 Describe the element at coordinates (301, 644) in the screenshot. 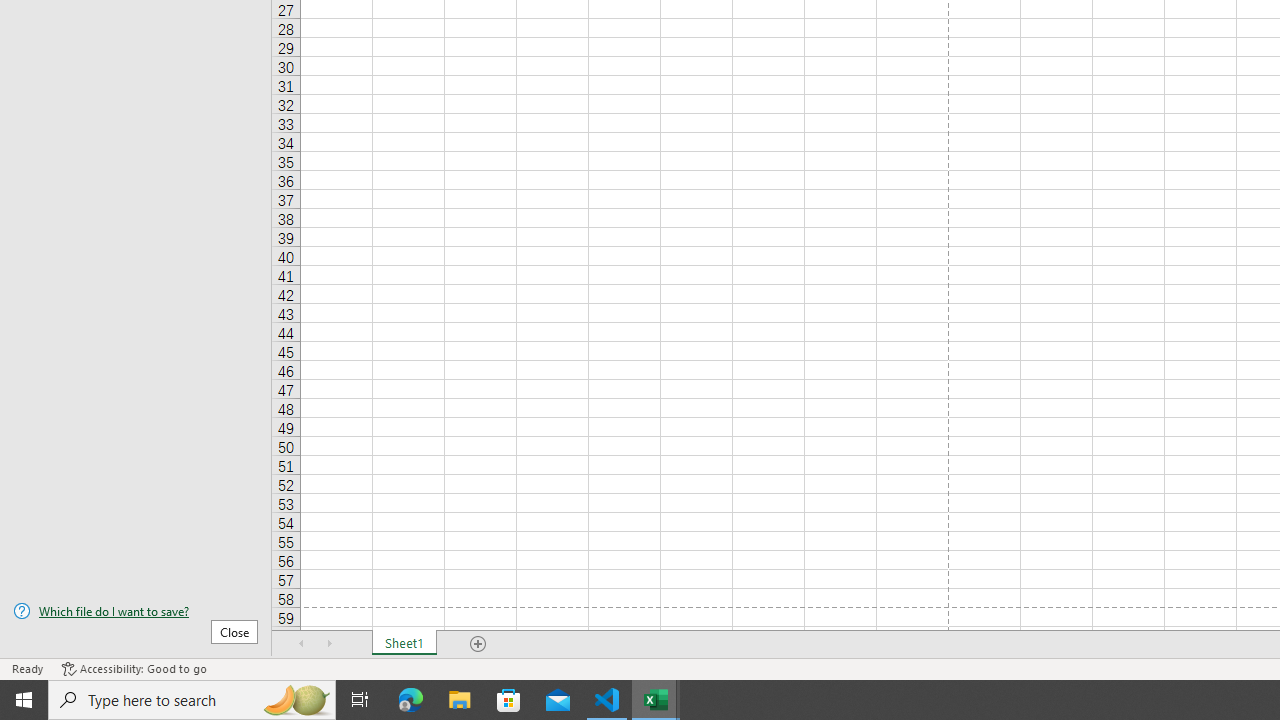

I see `'Scroll Left'` at that location.